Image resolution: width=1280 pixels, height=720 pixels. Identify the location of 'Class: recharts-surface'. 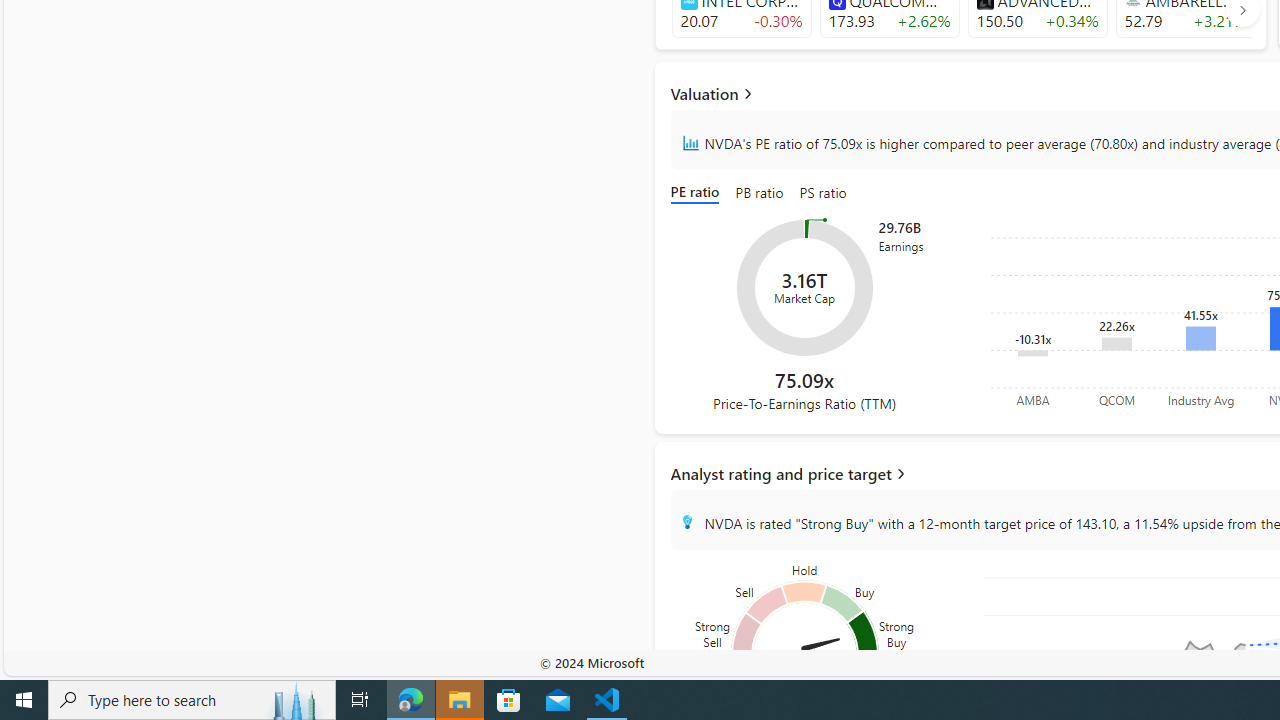
(804, 288).